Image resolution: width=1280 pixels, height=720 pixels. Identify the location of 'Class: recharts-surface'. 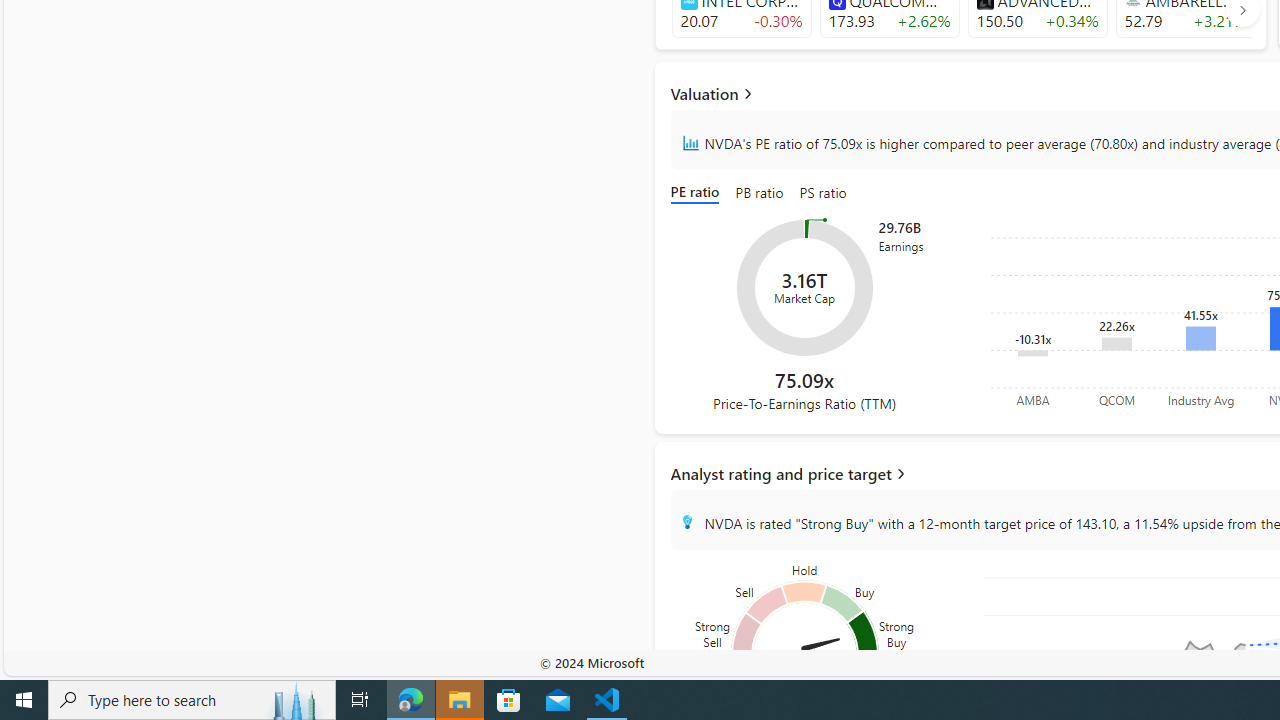
(804, 288).